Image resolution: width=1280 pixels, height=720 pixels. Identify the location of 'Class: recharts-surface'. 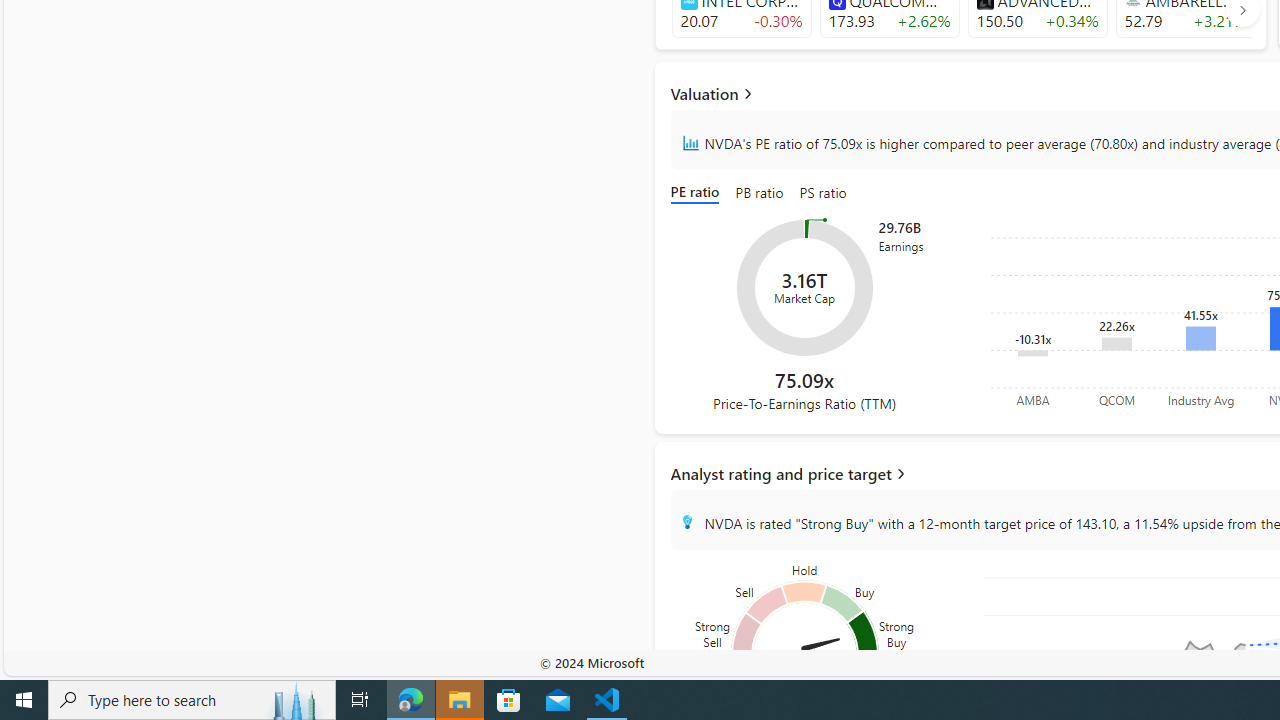
(804, 288).